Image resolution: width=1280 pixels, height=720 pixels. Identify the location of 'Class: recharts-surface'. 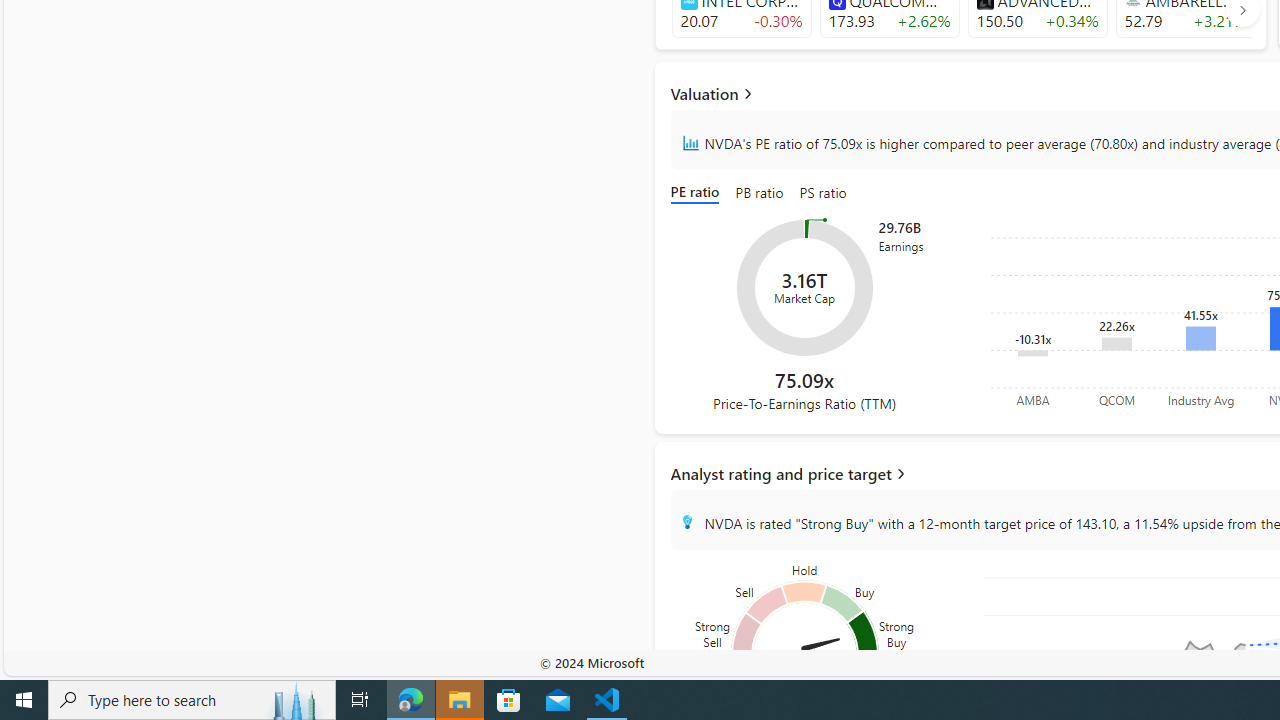
(804, 288).